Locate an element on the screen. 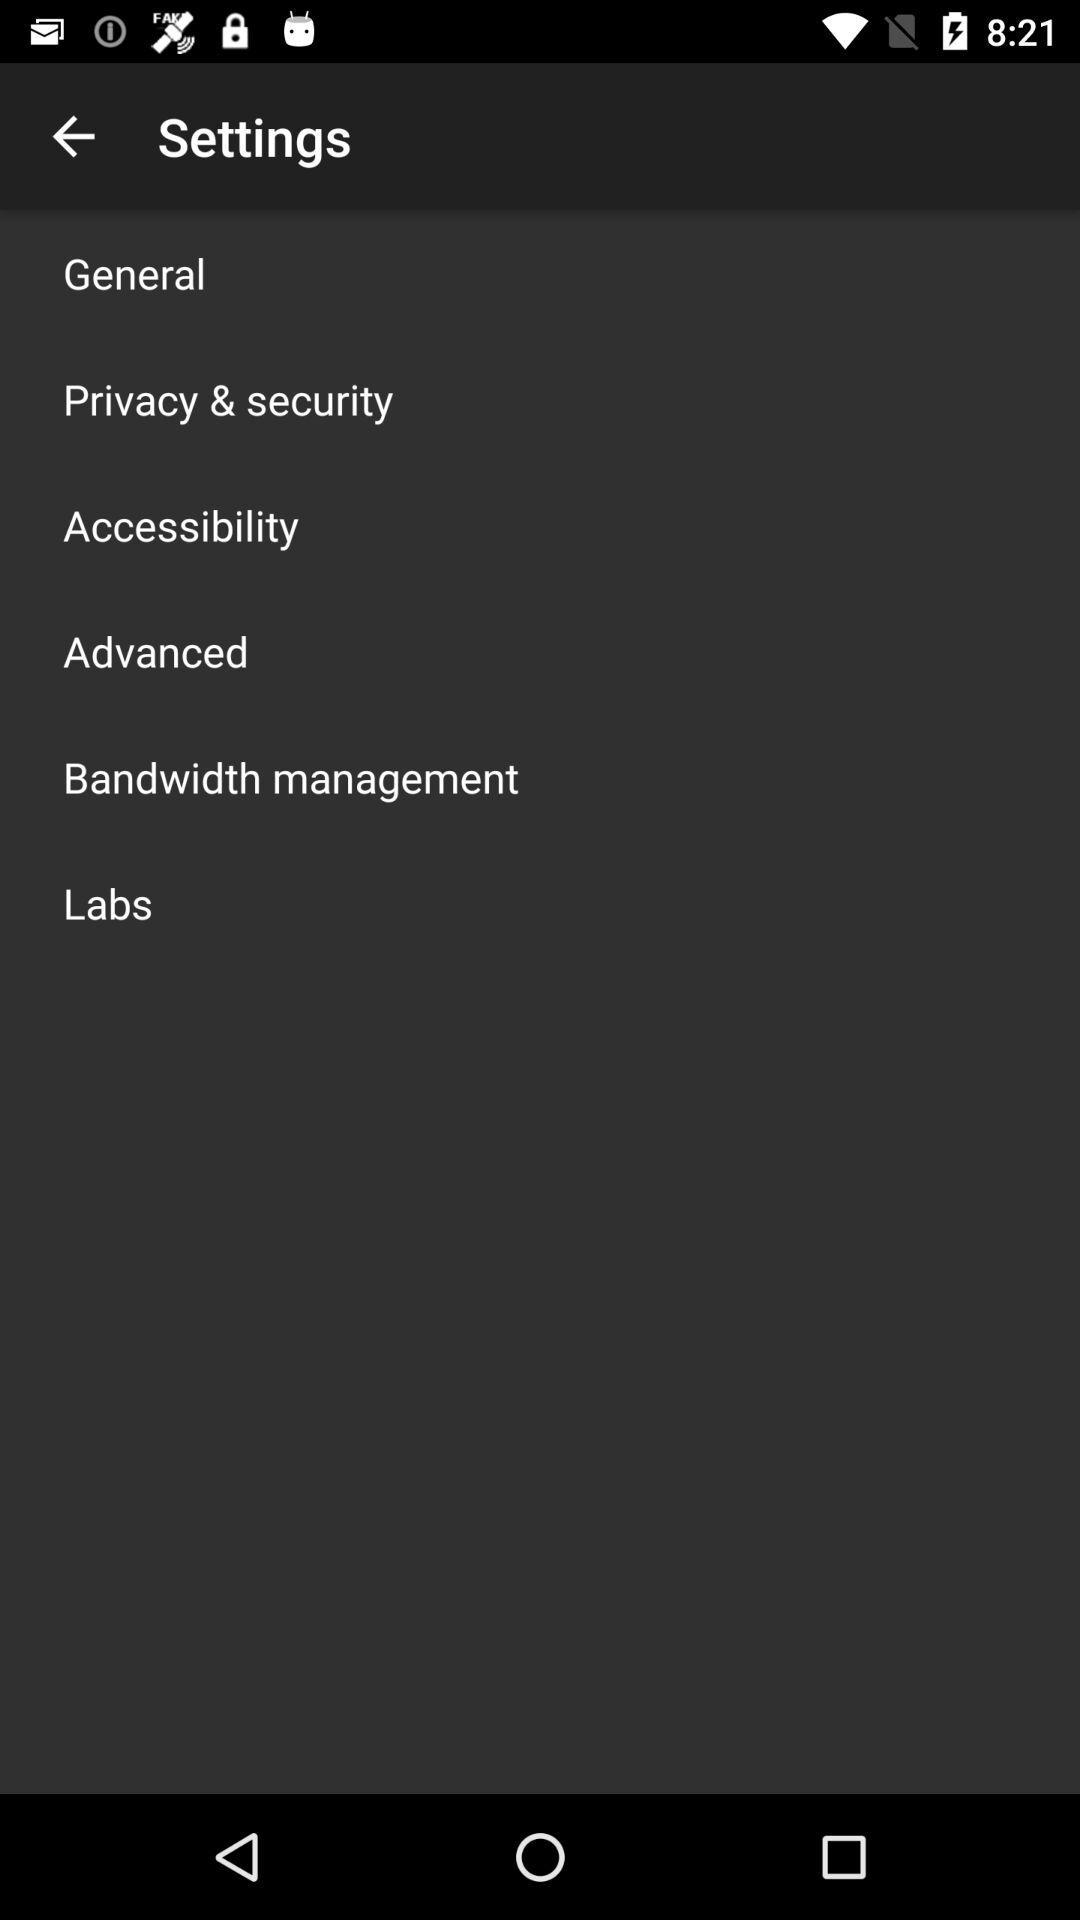  the general icon is located at coordinates (134, 272).